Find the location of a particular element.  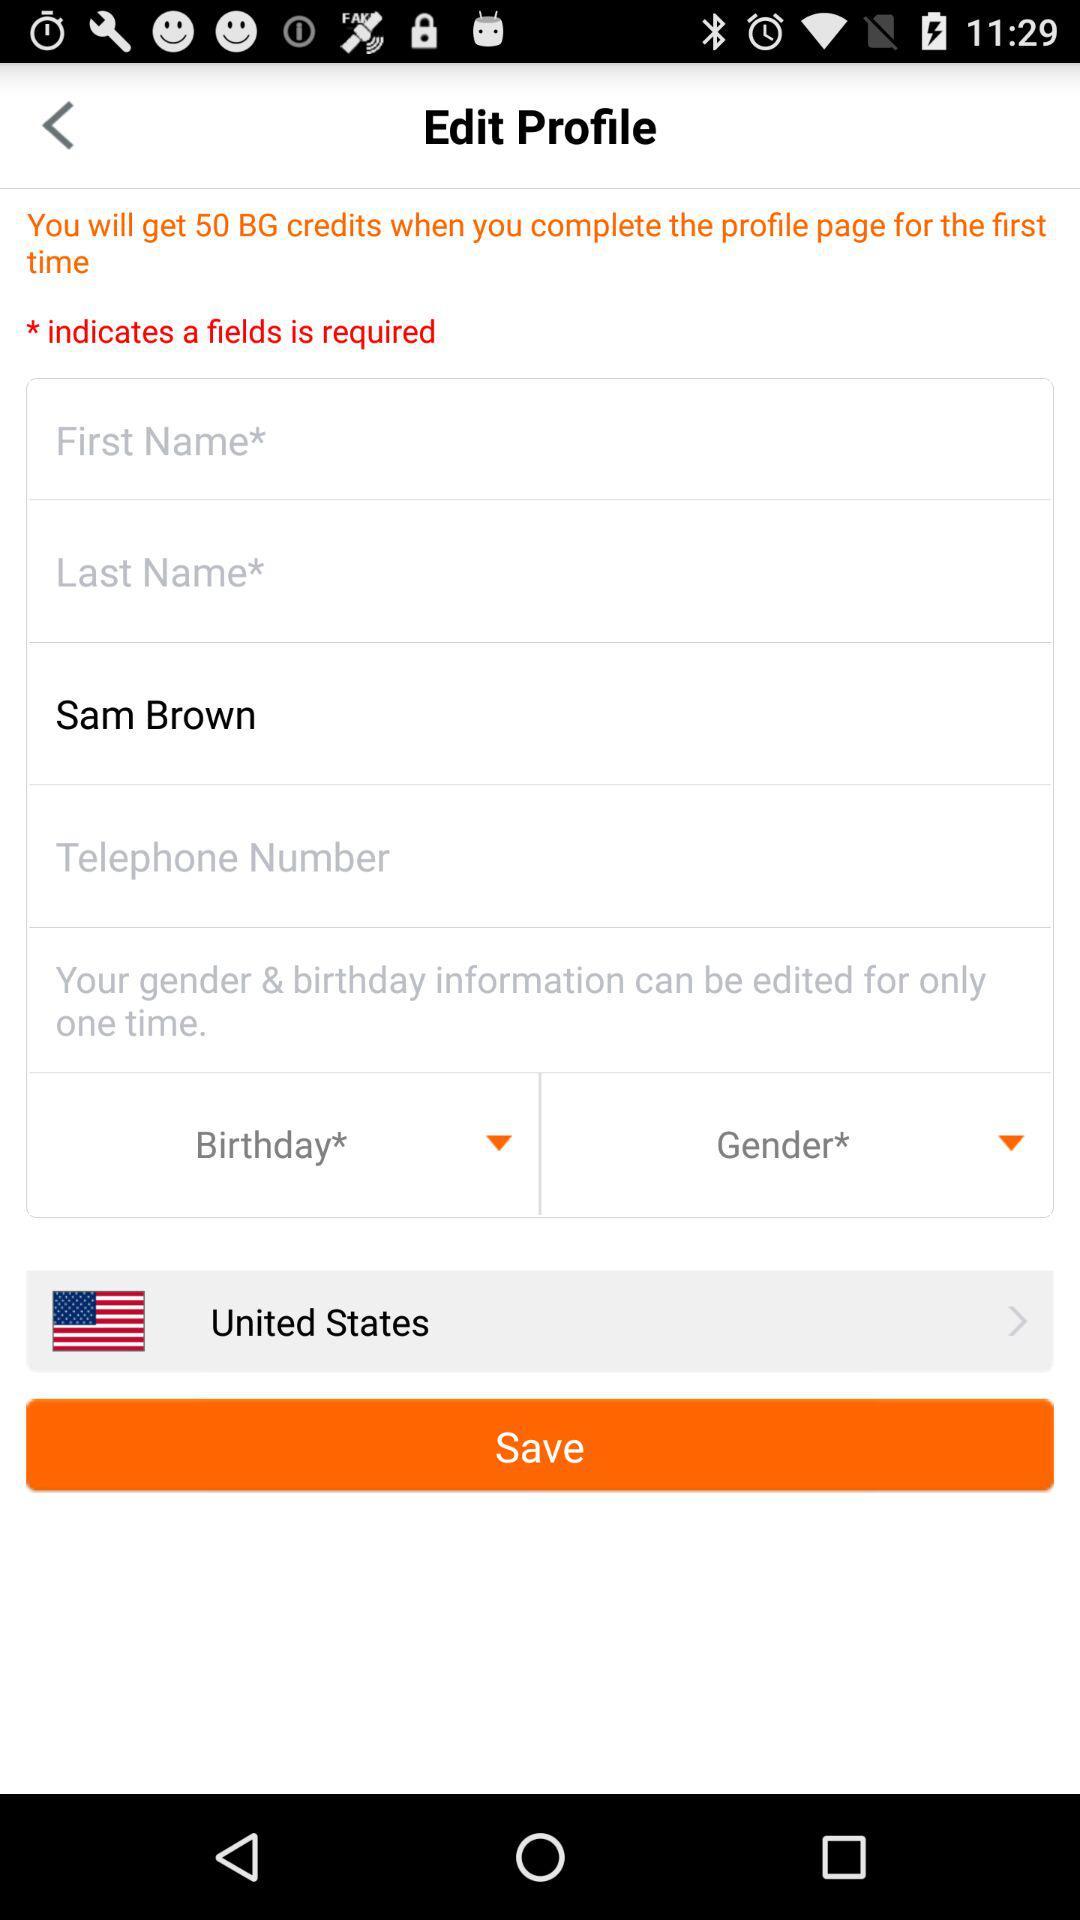

write last name is located at coordinates (540, 570).